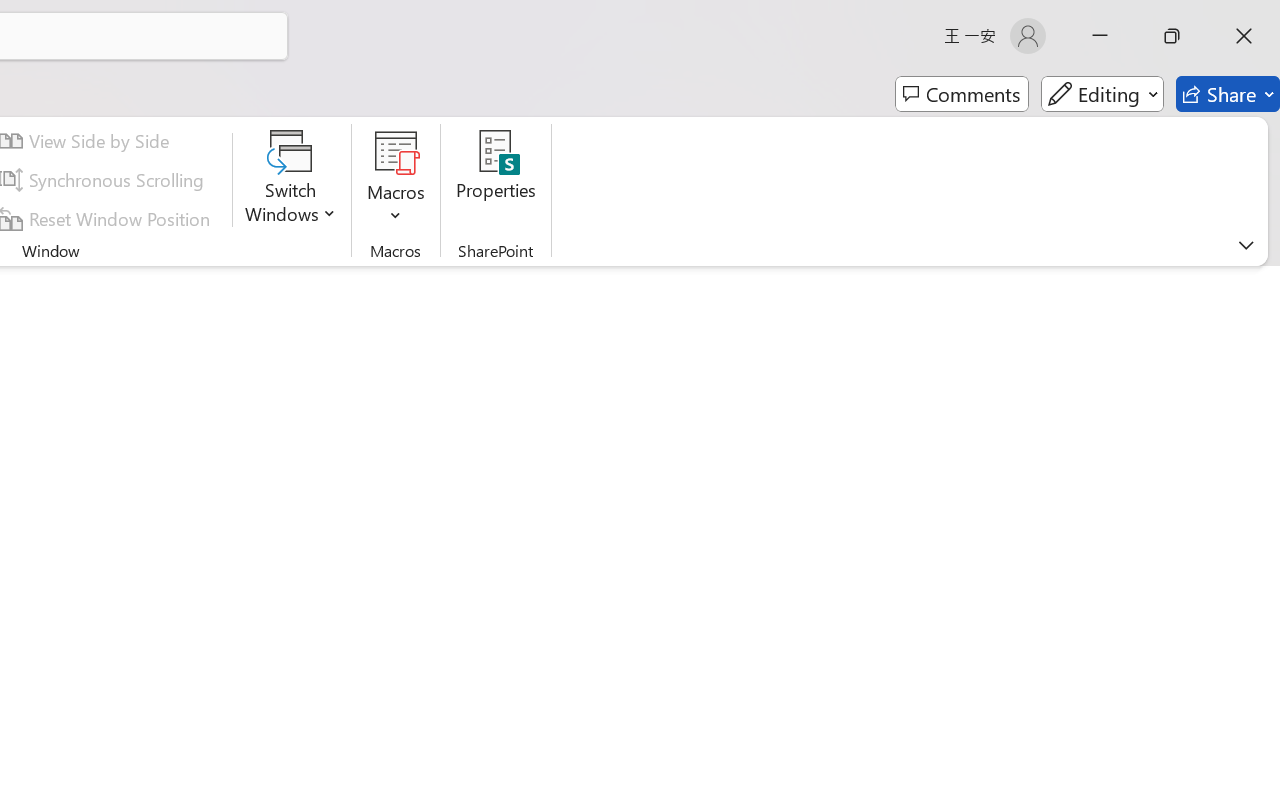 Image resolution: width=1280 pixels, height=800 pixels. What do you see at coordinates (1172, 35) in the screenshot?
I see `'Restore Down'` at bounding box center [1172, 35].